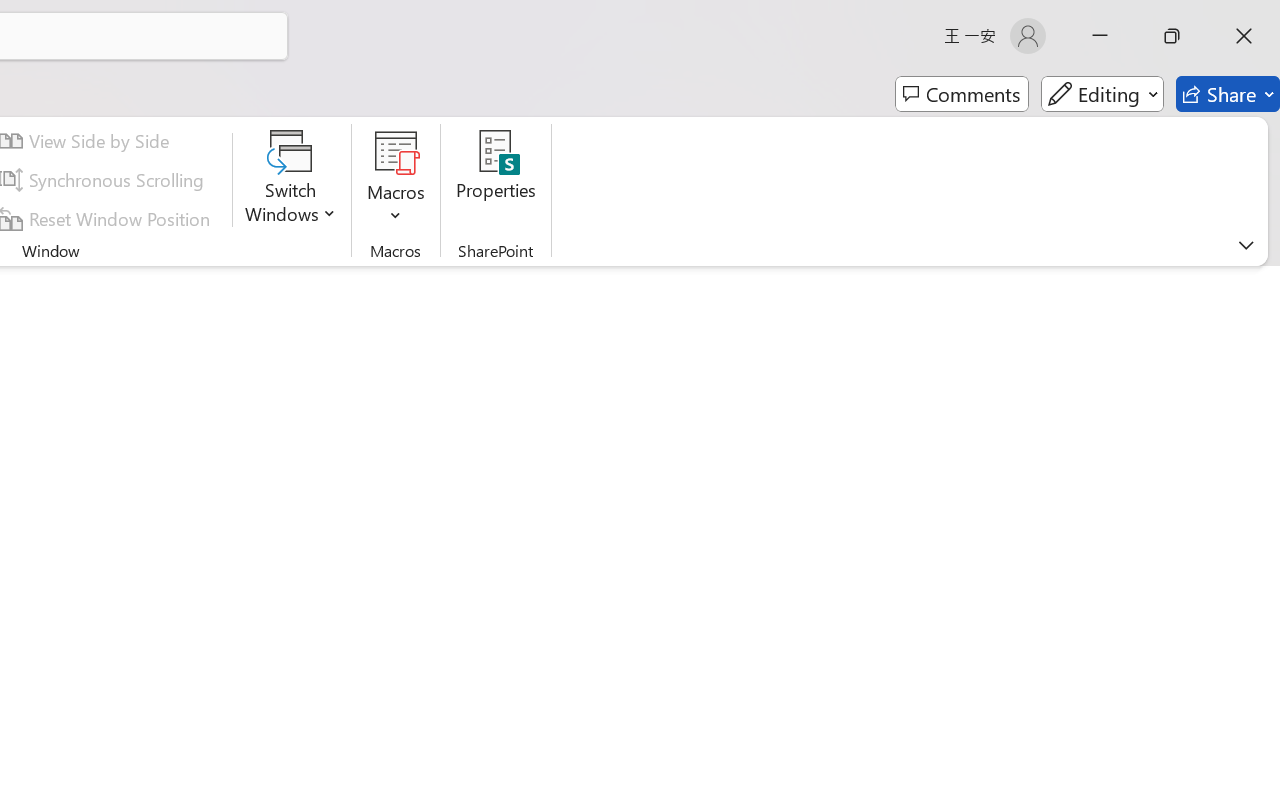 Image resolution: width=1280 pixels, height=800 pixels. What do you see at coordinates (1172, 35) in the screenshot?
I see `'Restore Down'` at bounding box center [1172, 35].